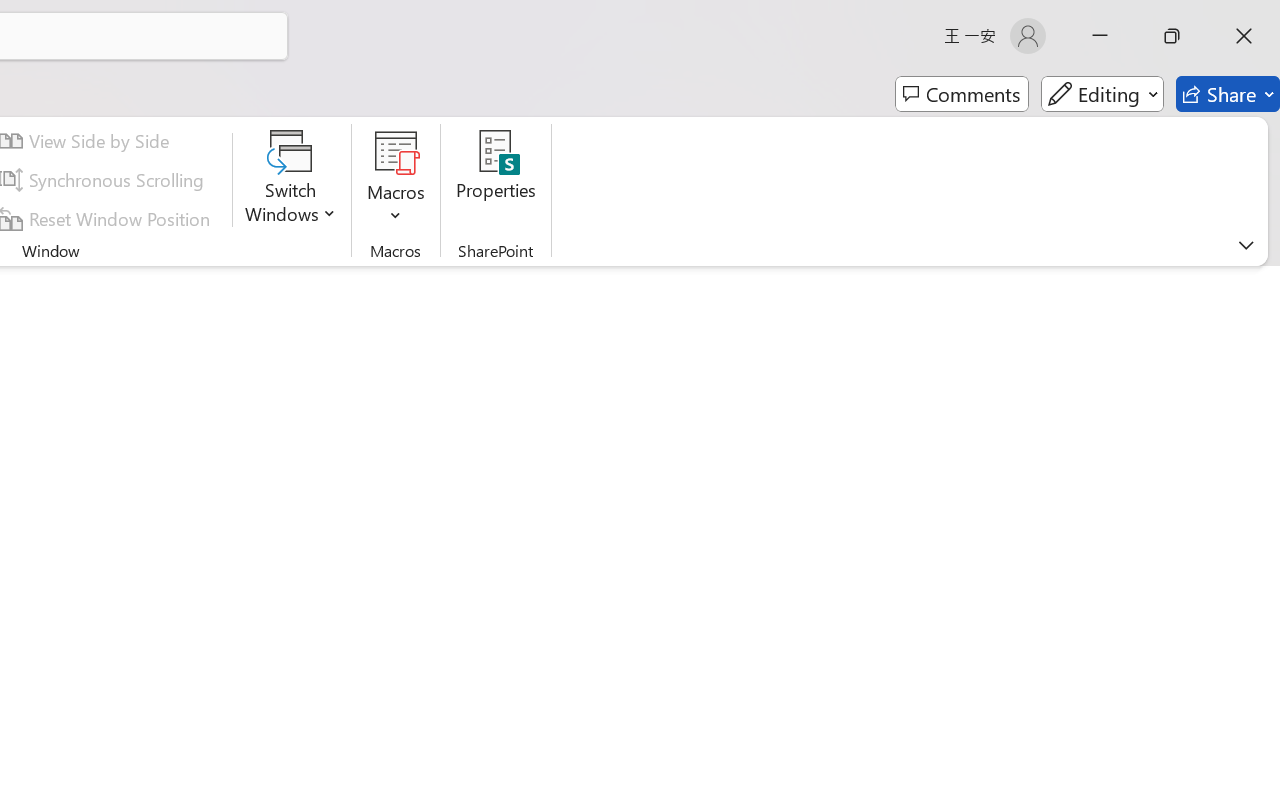 Image resolution: width=1280 pixels, height=800 pixels. What do you see at coordinates (1172, 35) in the screenshot?
I see `'Restore Down'` at bounding box center [1172, 35].